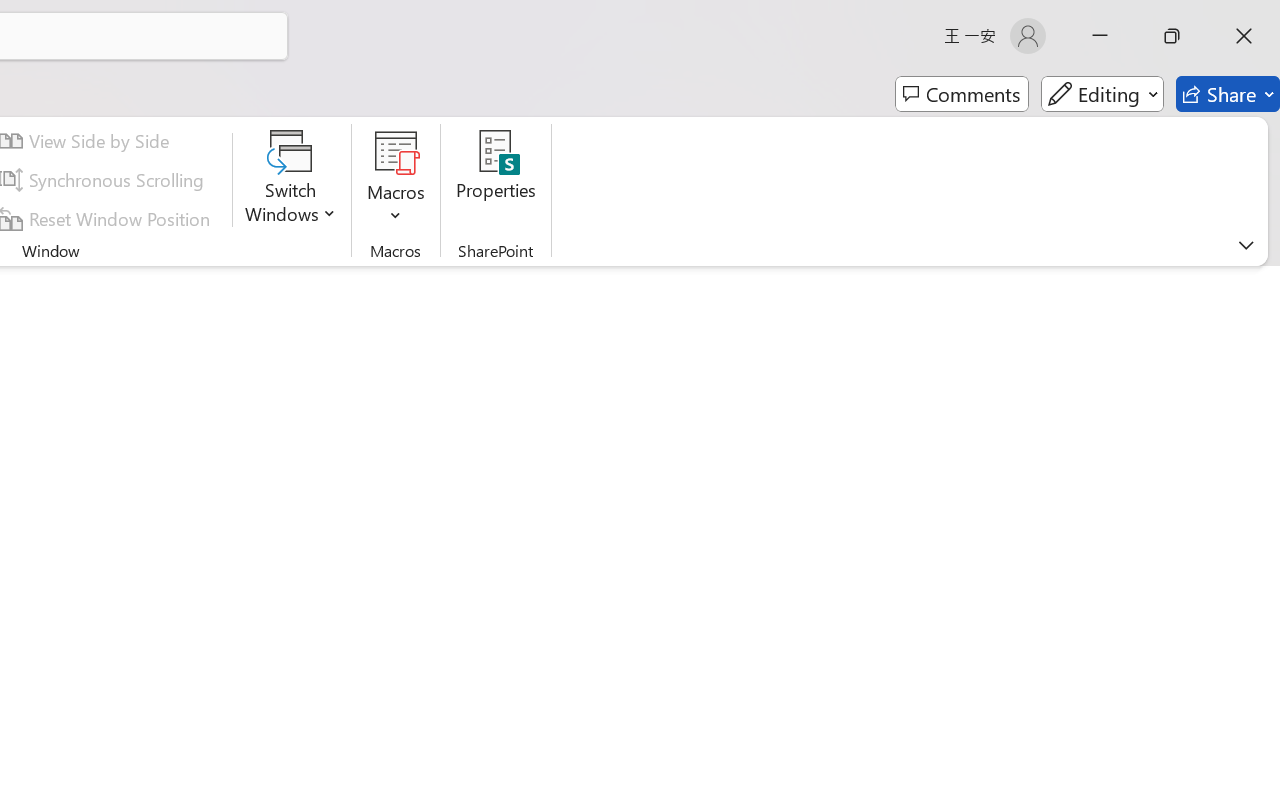 Image resolution: width=1280 pixels, height=800 pixels. What do you see at coordinates (1172, 35) in the screenshot?
I see `'Restore Down'` at bounding box center [1172, 35].